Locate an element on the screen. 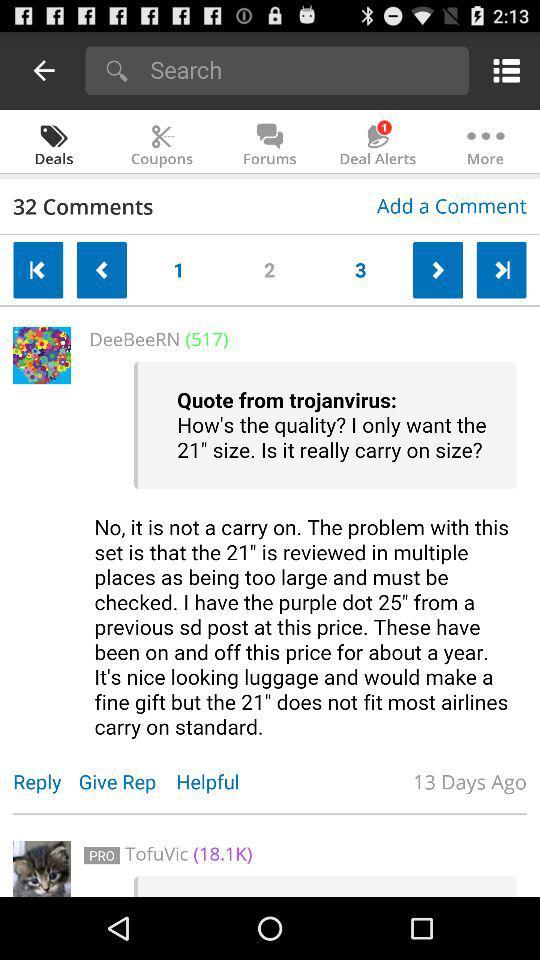 This screenshot has height=960, width=540. search function is located at coordinates (302, 69).